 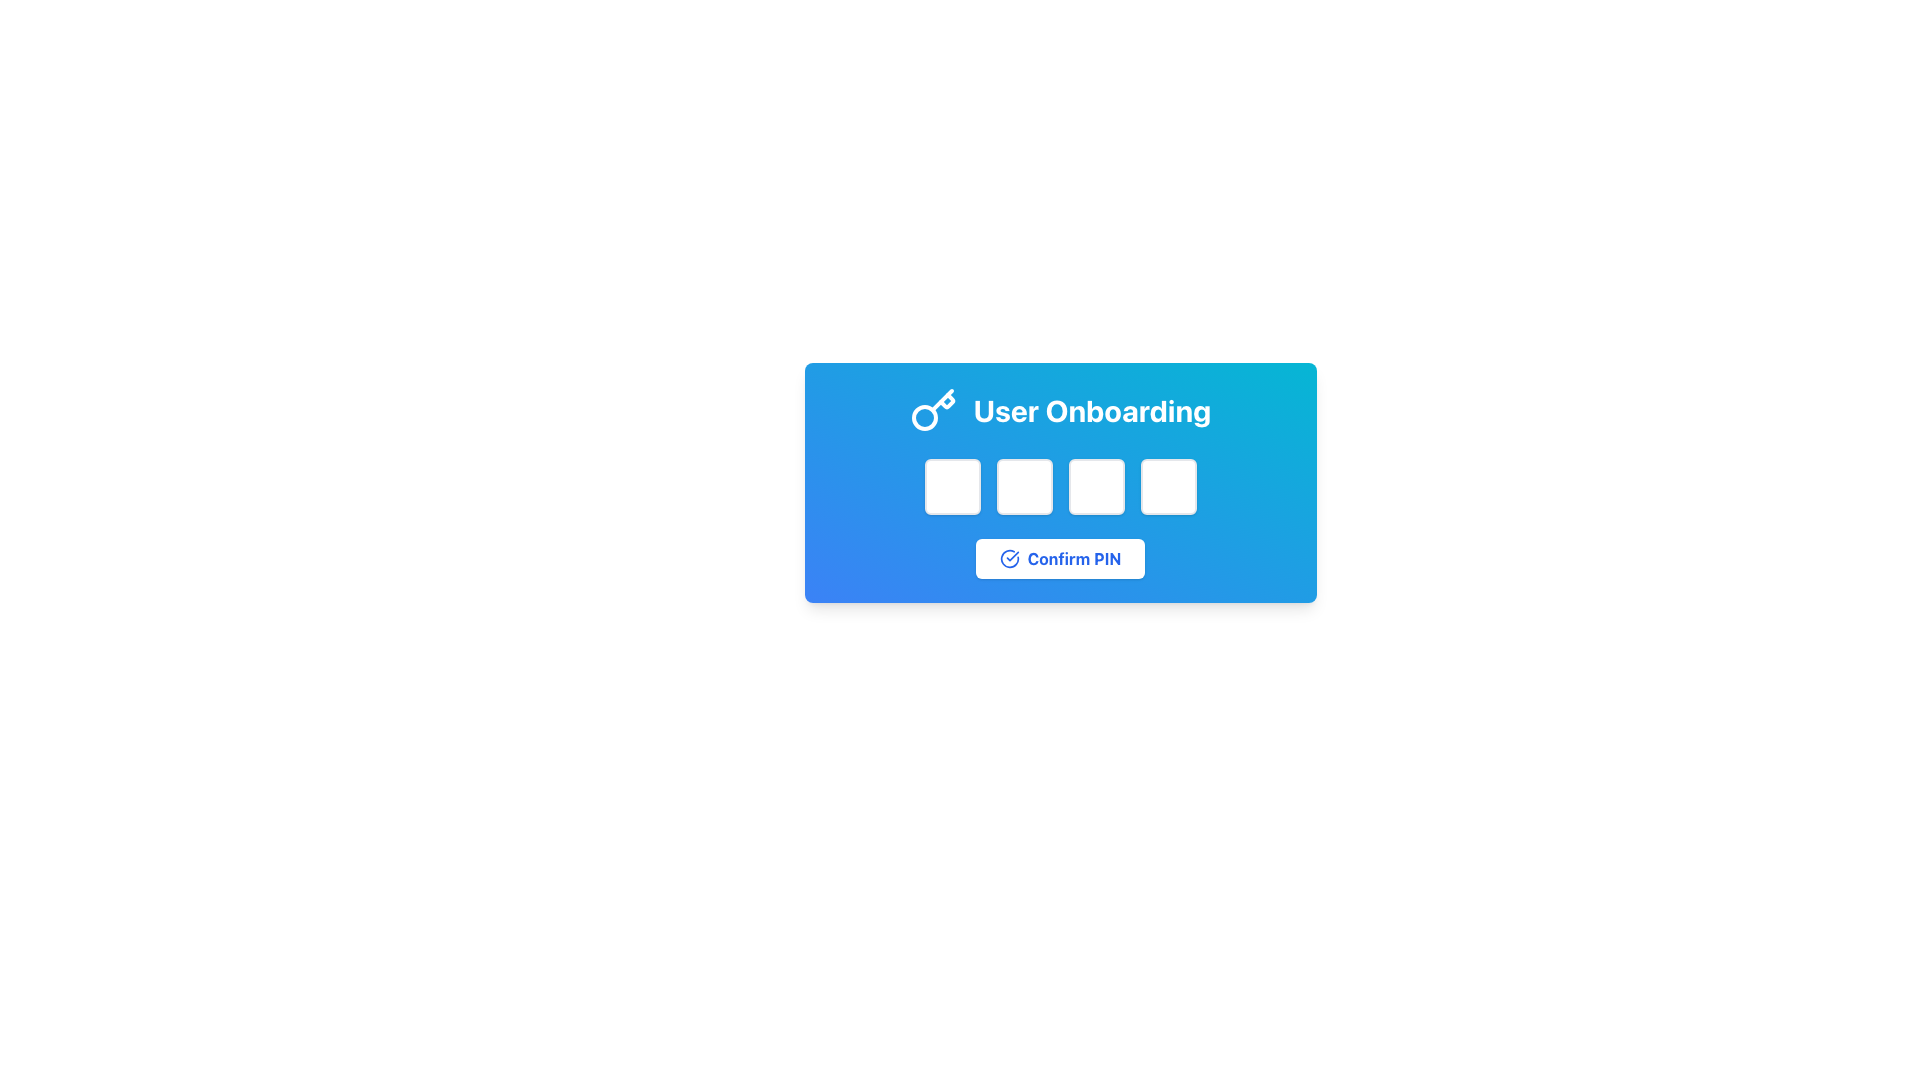 What do you see at coordinates (1009, 559) in the screenshot?
I see `the circular icon with a checkmark, which is located to the left of the 'Confirm PIN' text within a blue button` at bounding box center [1009, 559].